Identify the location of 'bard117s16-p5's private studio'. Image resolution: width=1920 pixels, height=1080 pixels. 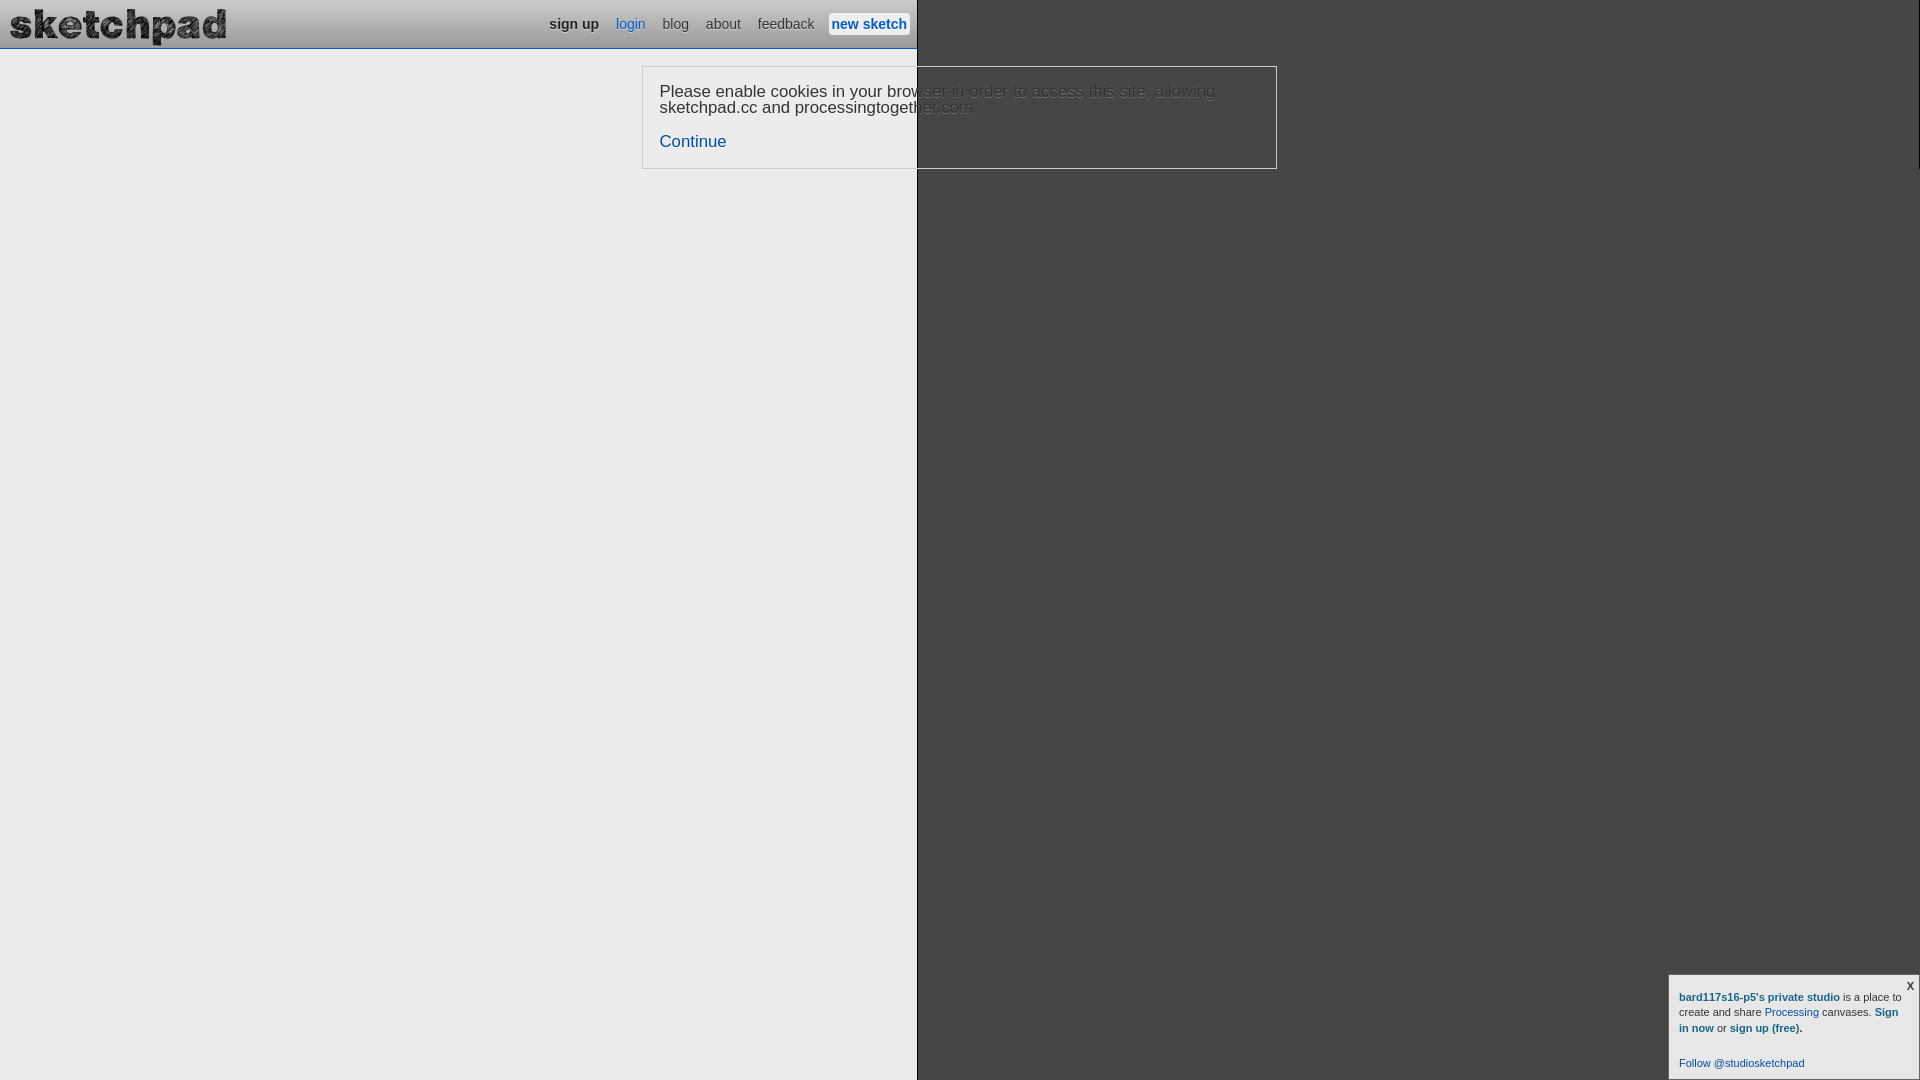
(1761, 996).